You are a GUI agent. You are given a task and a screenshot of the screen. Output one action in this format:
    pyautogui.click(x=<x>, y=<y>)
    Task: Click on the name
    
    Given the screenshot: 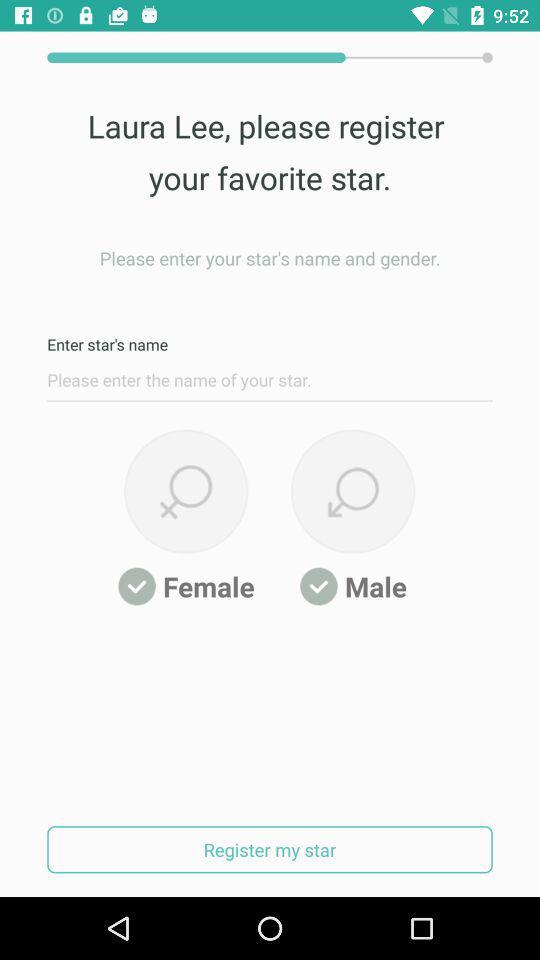 What is the action you would take?
    pyautogui.click(x=270, y=384)
    